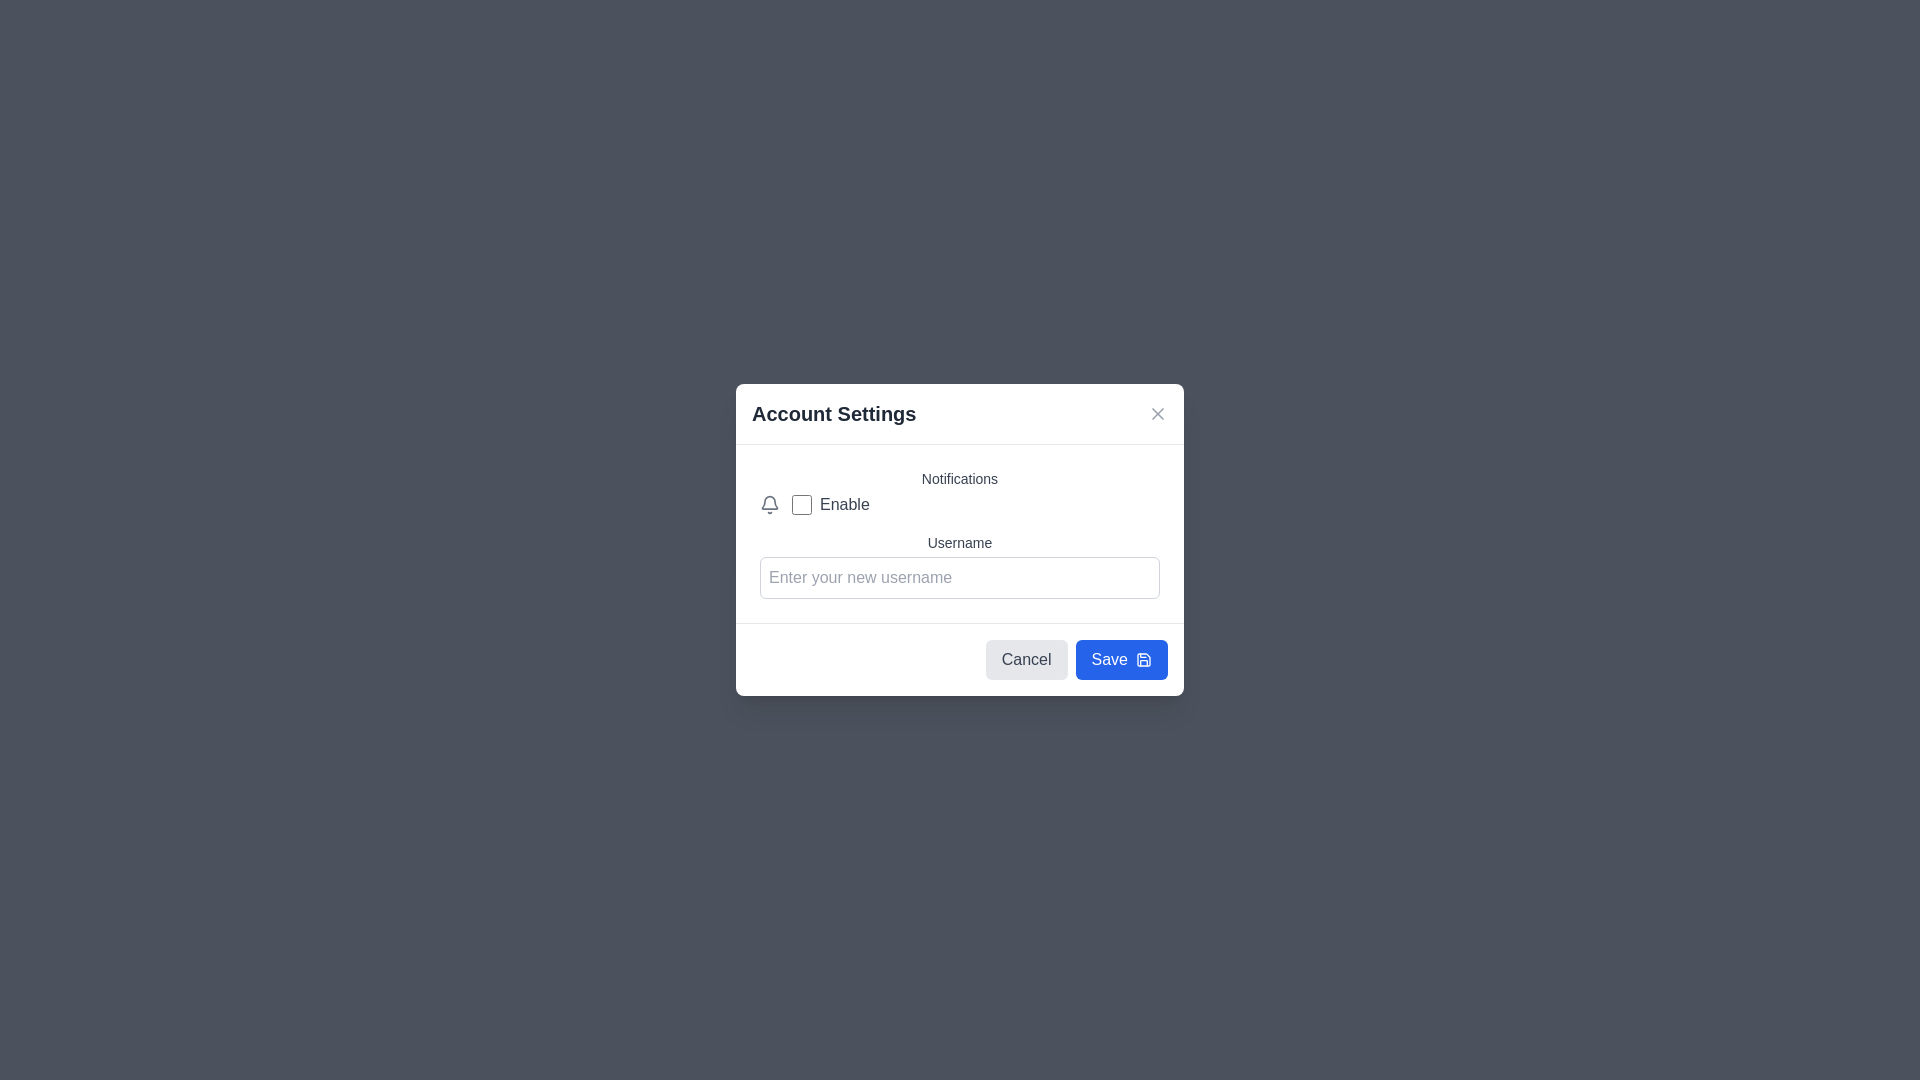 The width and height of the screenshot is (1920, 1080). What do you see at coordinates (834, 412) in the screenshot?
I see `the 'Account Settings' static text element, which is a prominent header styled in dark gray` at bounding box center [834, 412].